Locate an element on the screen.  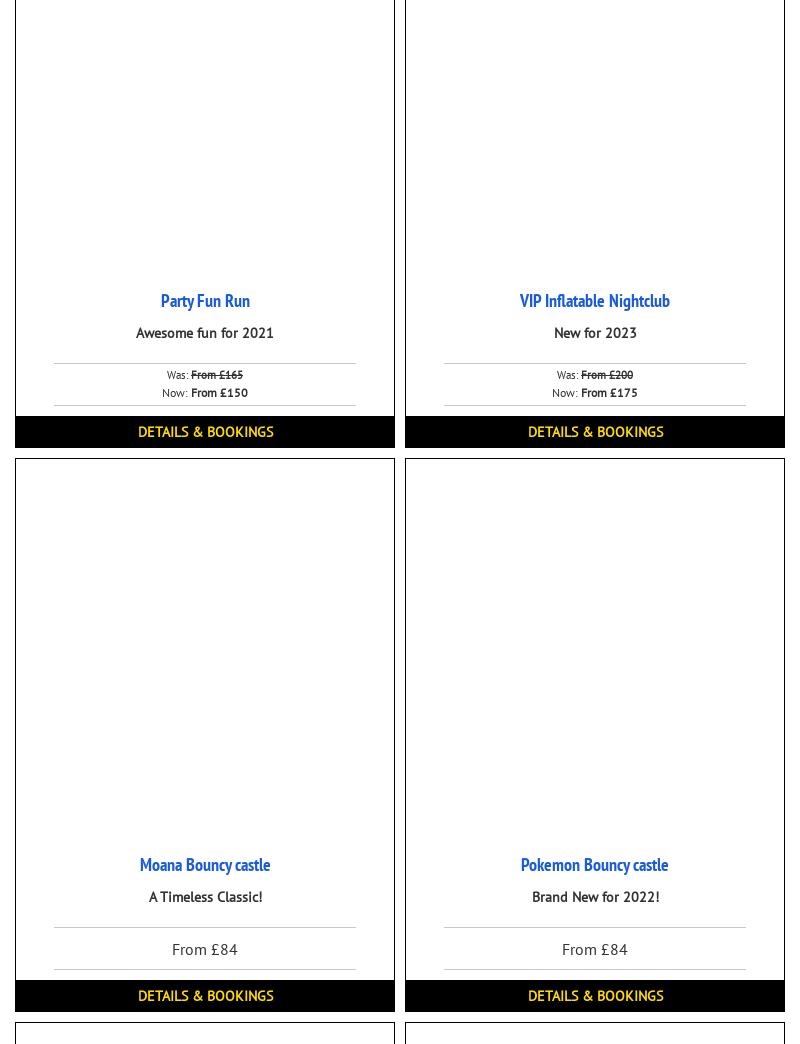
'Awesome fun for 2021' is located at coordinates (205, 333).